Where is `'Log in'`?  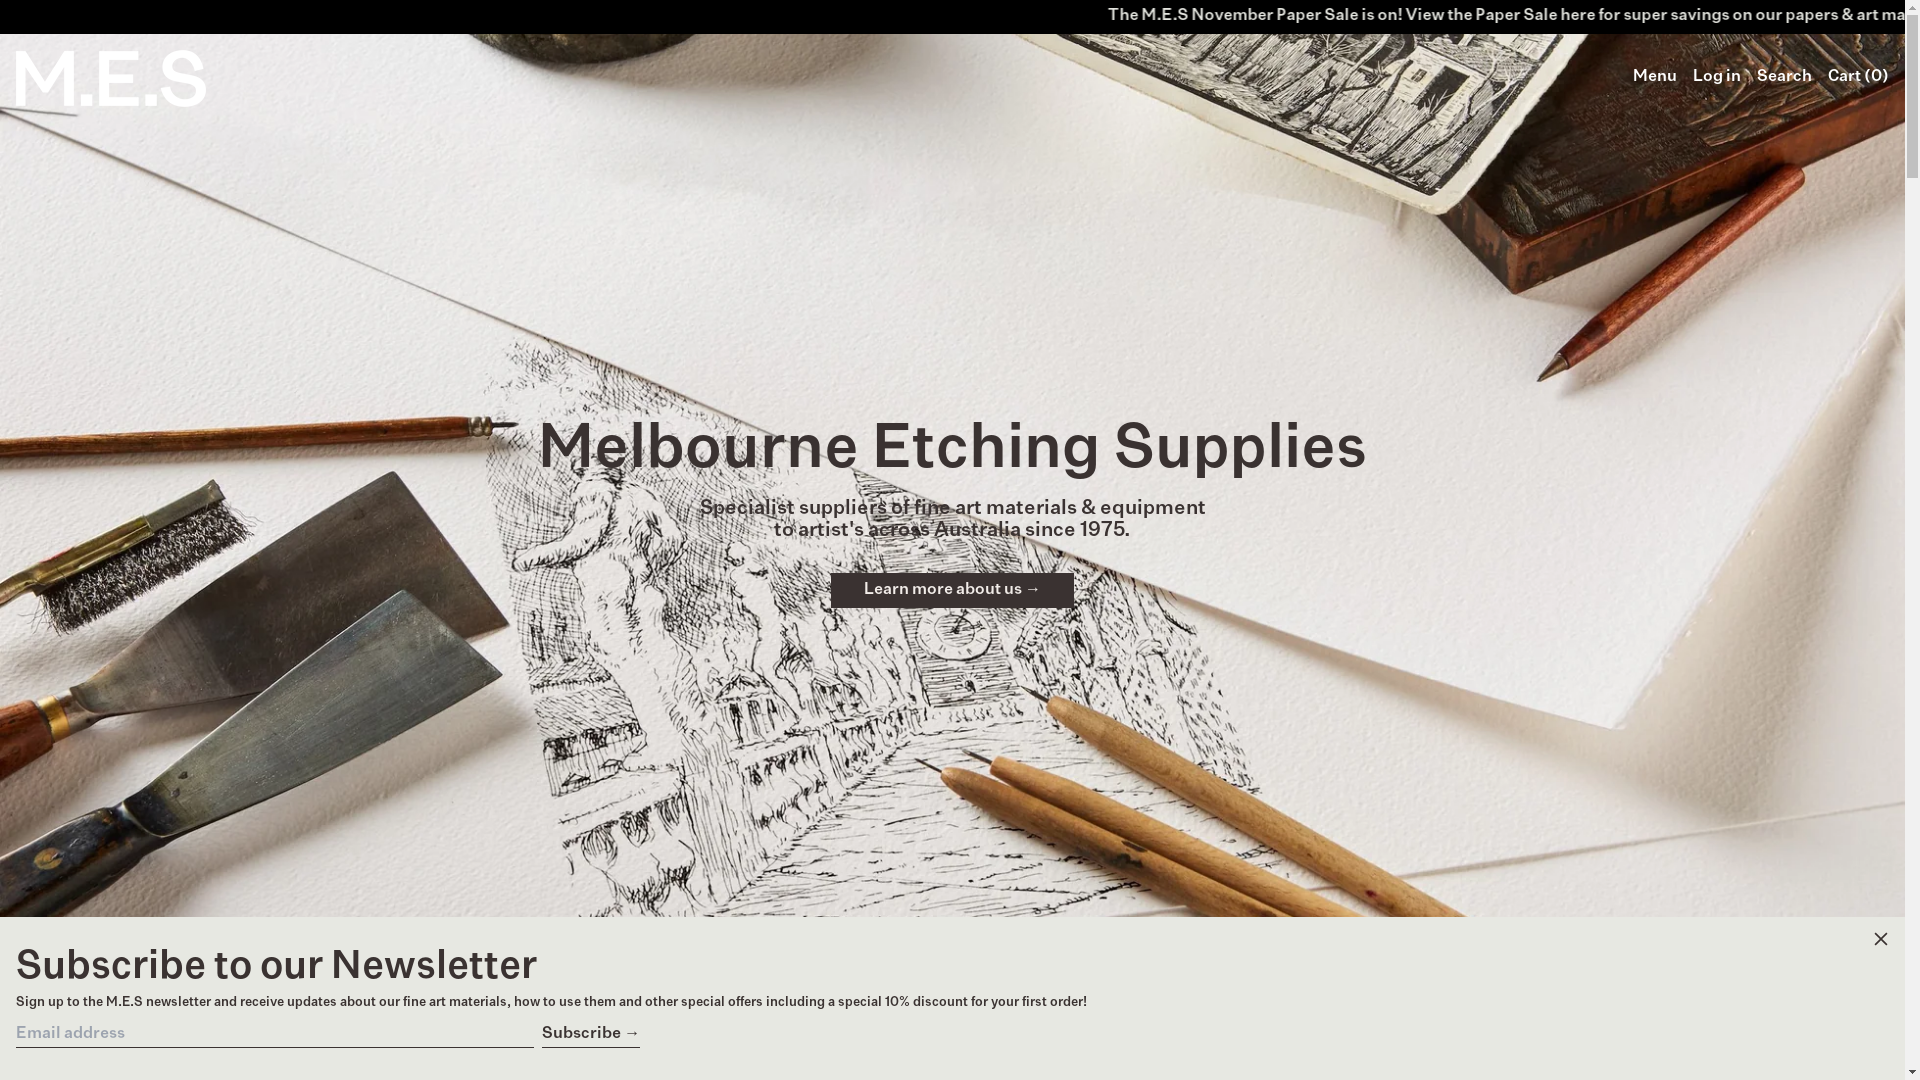
'Log in' is located at coordinates (1716, 76).